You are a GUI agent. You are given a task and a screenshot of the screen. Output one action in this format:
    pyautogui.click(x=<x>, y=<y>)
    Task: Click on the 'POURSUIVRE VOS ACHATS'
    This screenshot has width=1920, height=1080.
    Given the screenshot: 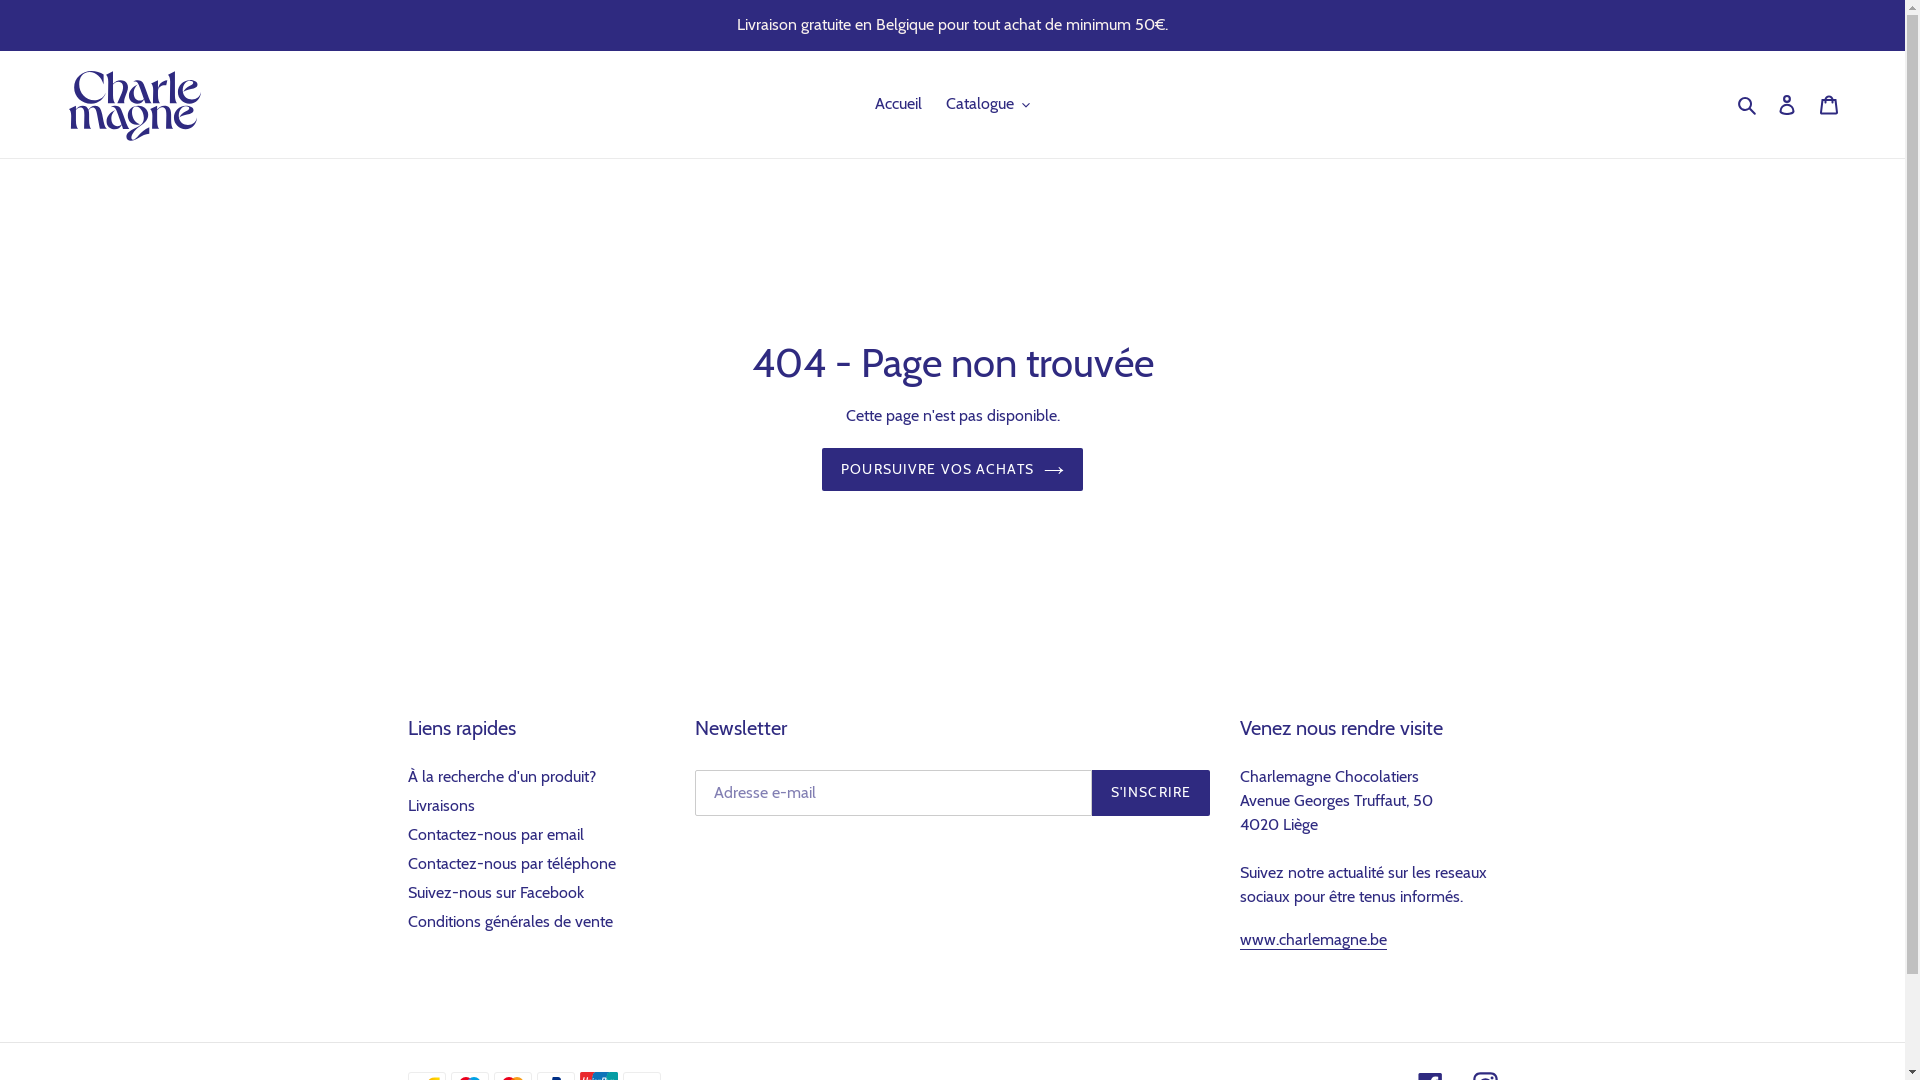 What is the action you would take?
    pyautogui.click(x=951, y=469)
    